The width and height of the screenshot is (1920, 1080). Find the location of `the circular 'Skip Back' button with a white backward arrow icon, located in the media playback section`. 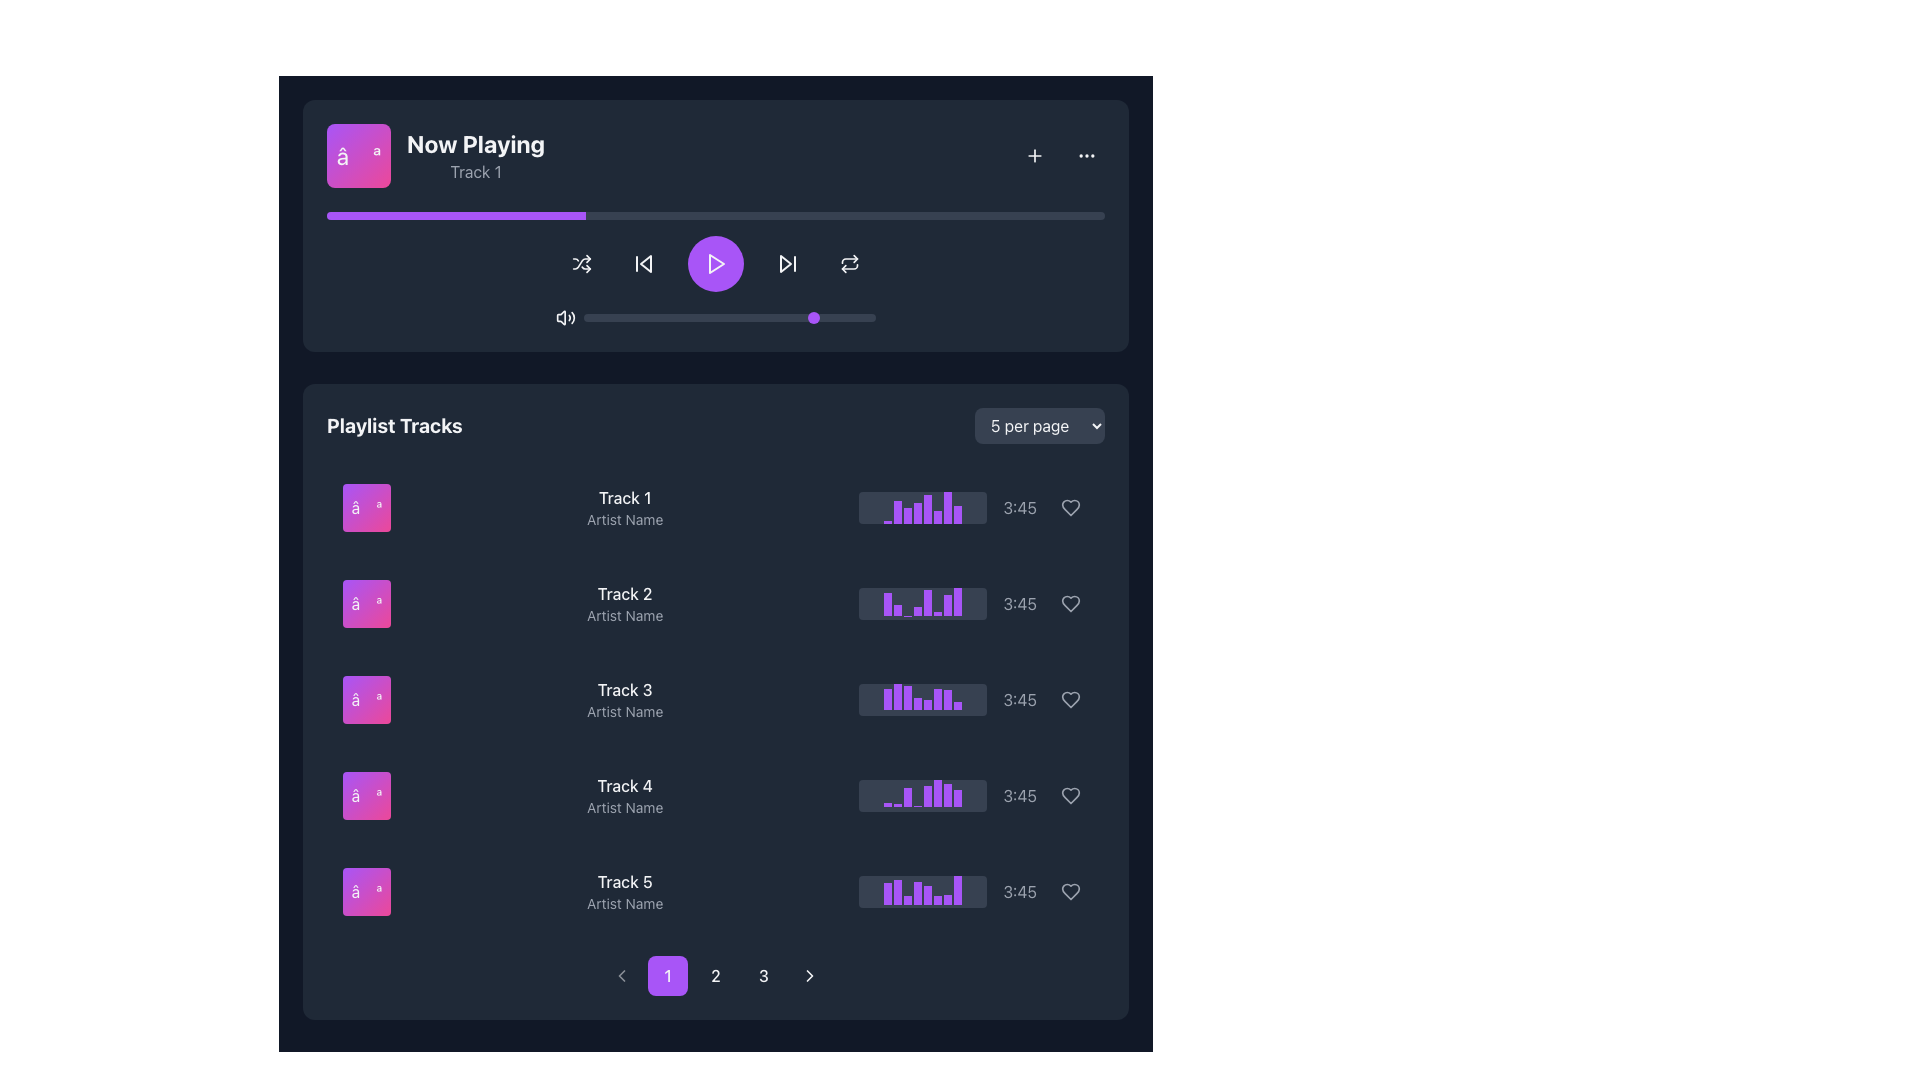

the circular 'Skip Back' button with a white backward arrow icon, located in the media playback section is located at coordinates (643, 262).